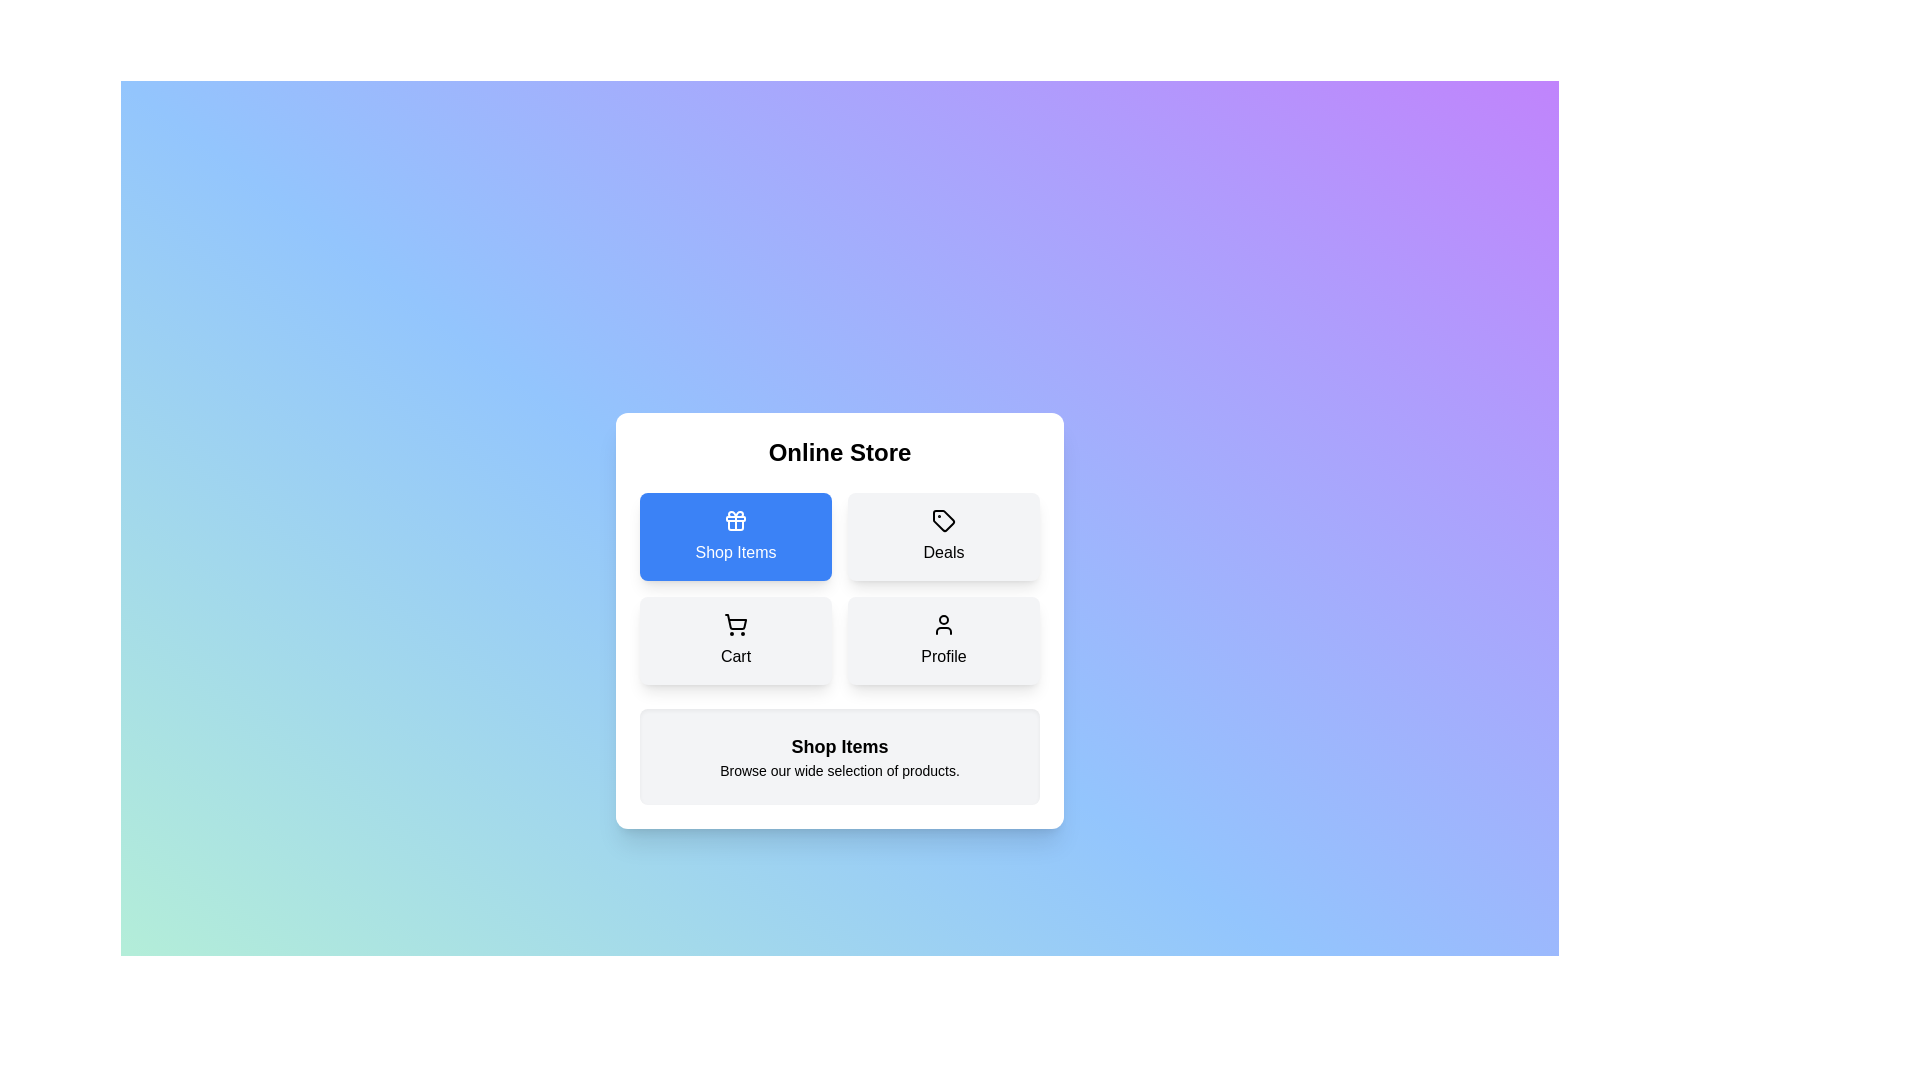 The width and height of the screenshot is (1920, 1080). Describe the element at coordinates (943, 640) in the screenshot. I see `the Profile button to observe its hover effect` at that location.